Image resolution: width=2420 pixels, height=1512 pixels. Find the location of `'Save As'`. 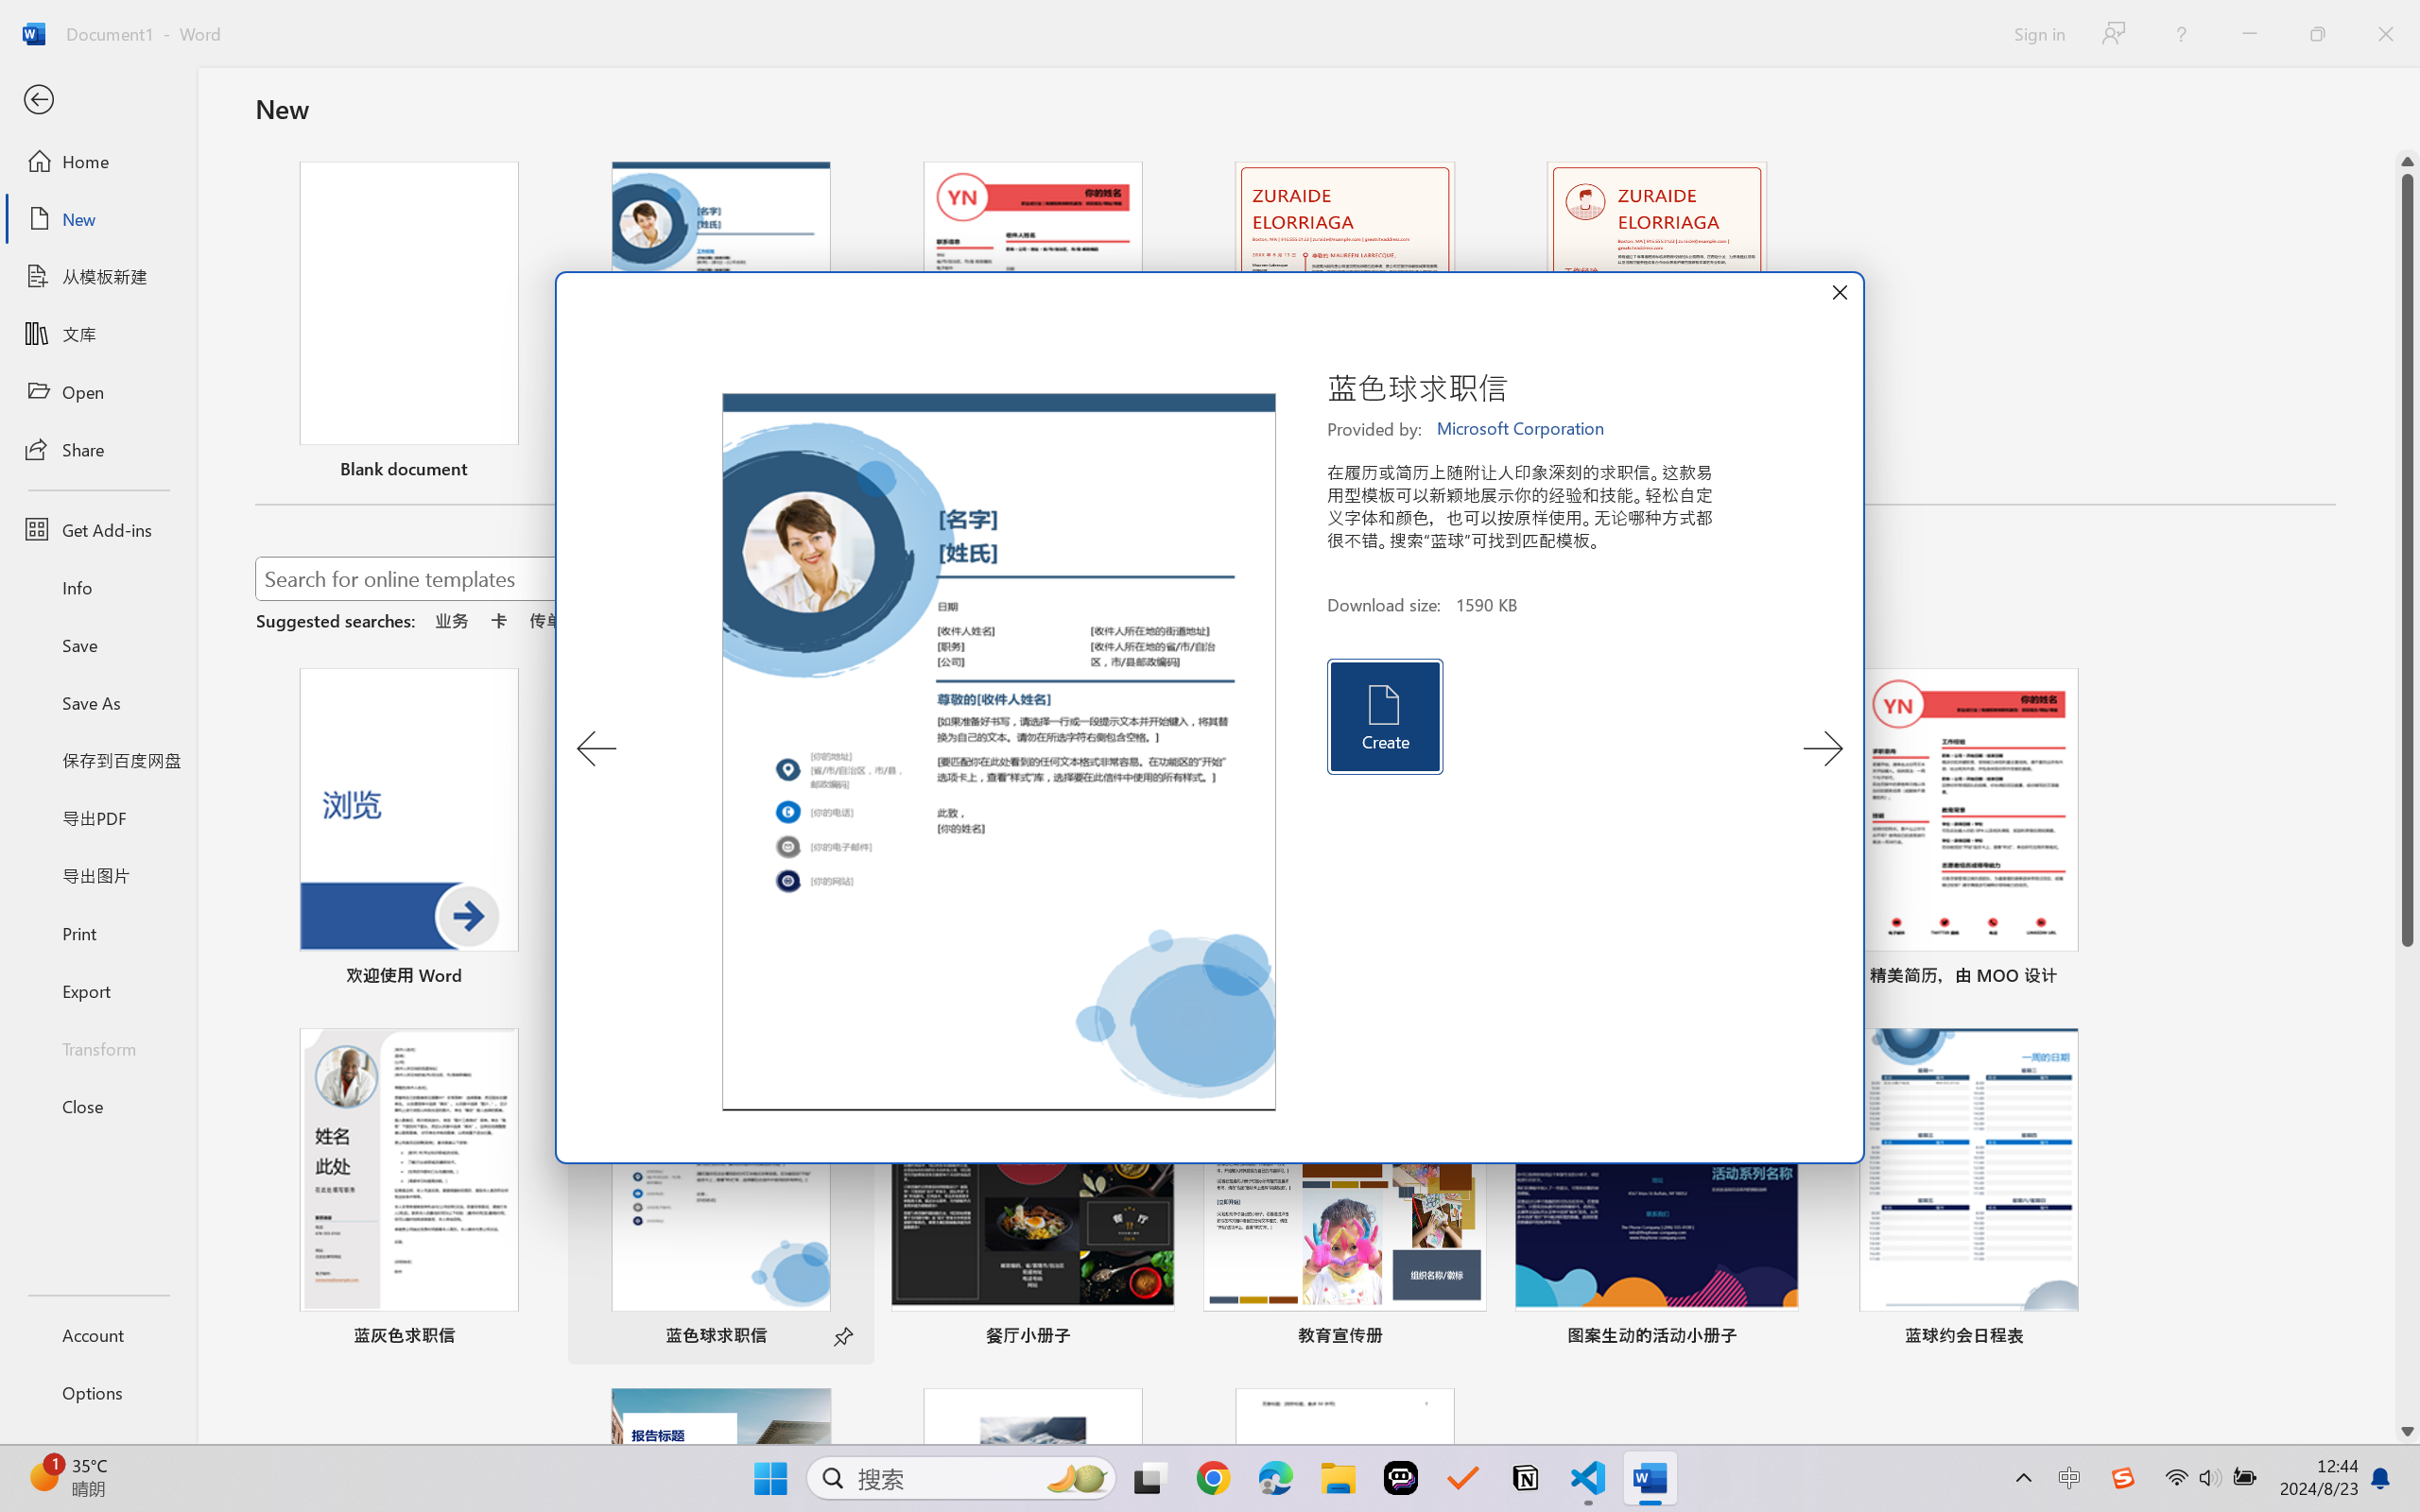

'Save As' is located at coordinates (97, 702).